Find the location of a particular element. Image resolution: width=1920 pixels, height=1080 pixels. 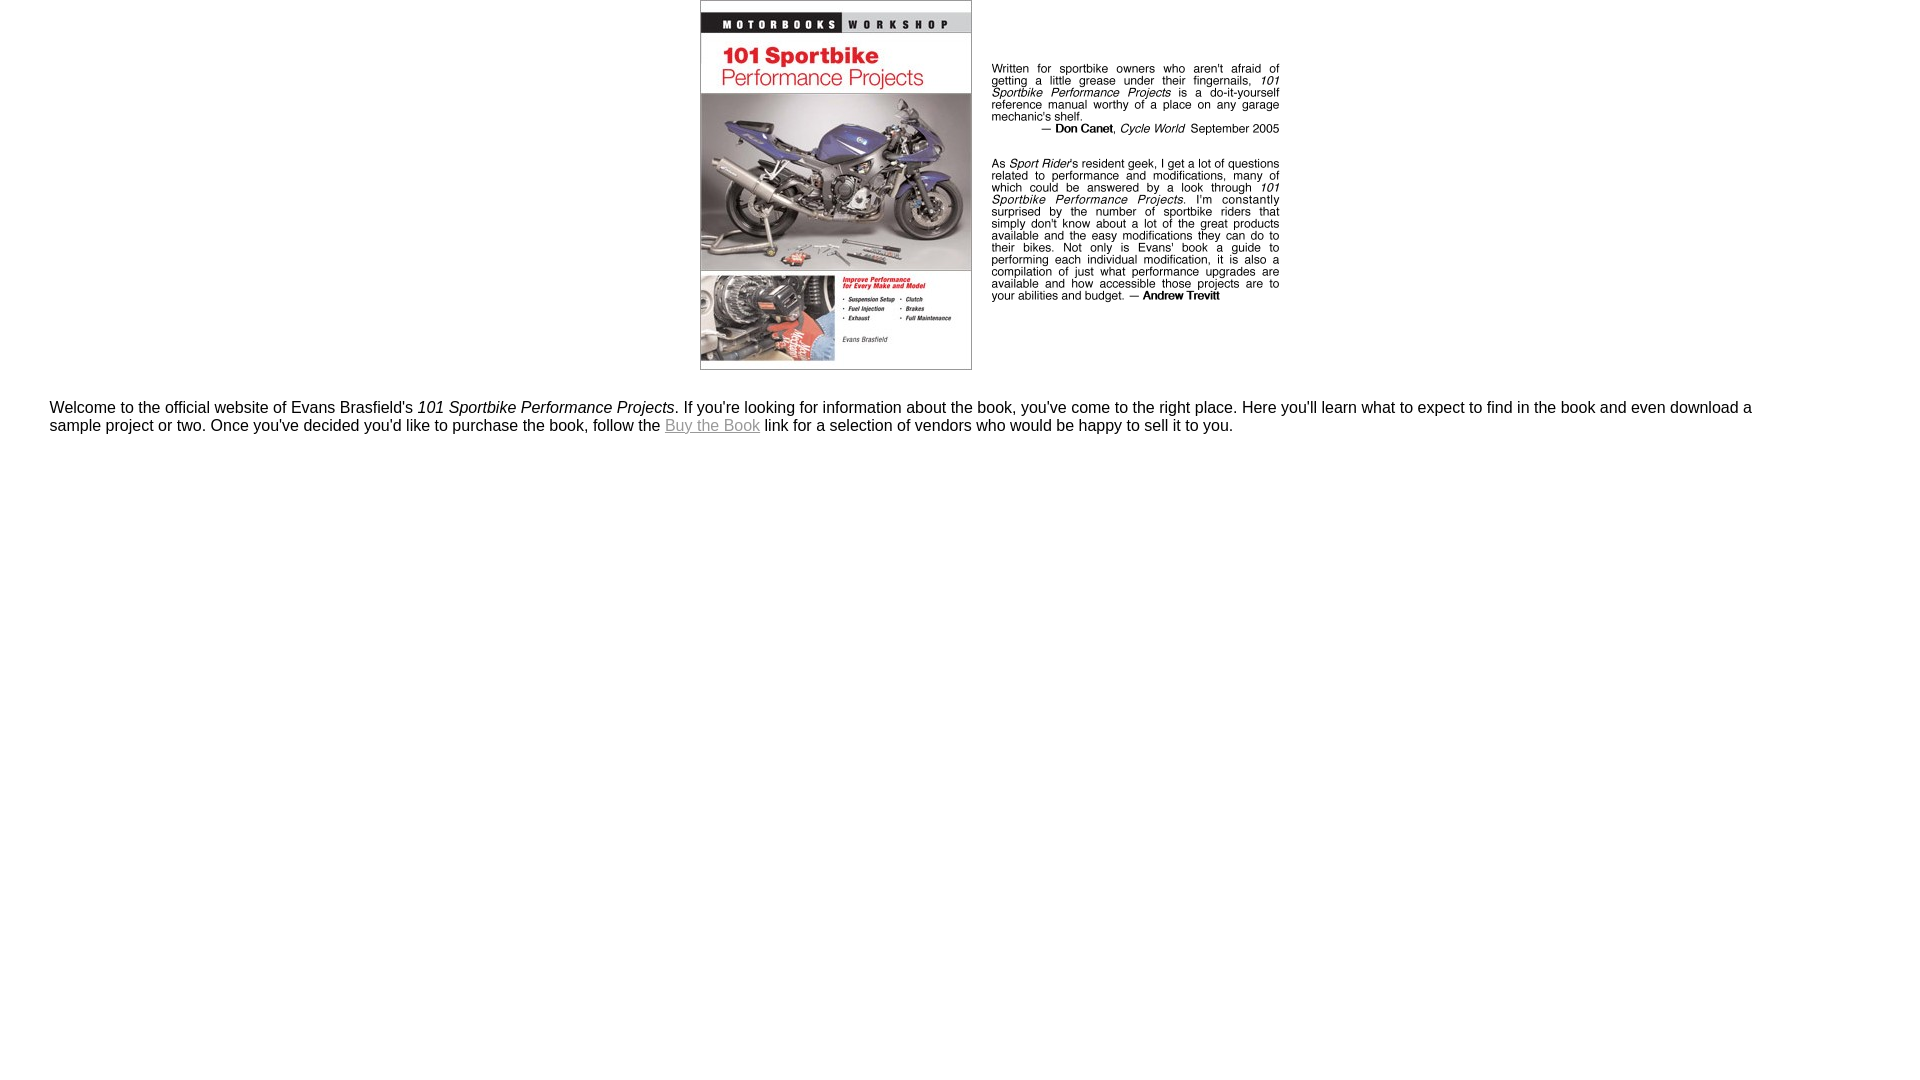

'Buy the Book' is located at coordinates (712, 424).